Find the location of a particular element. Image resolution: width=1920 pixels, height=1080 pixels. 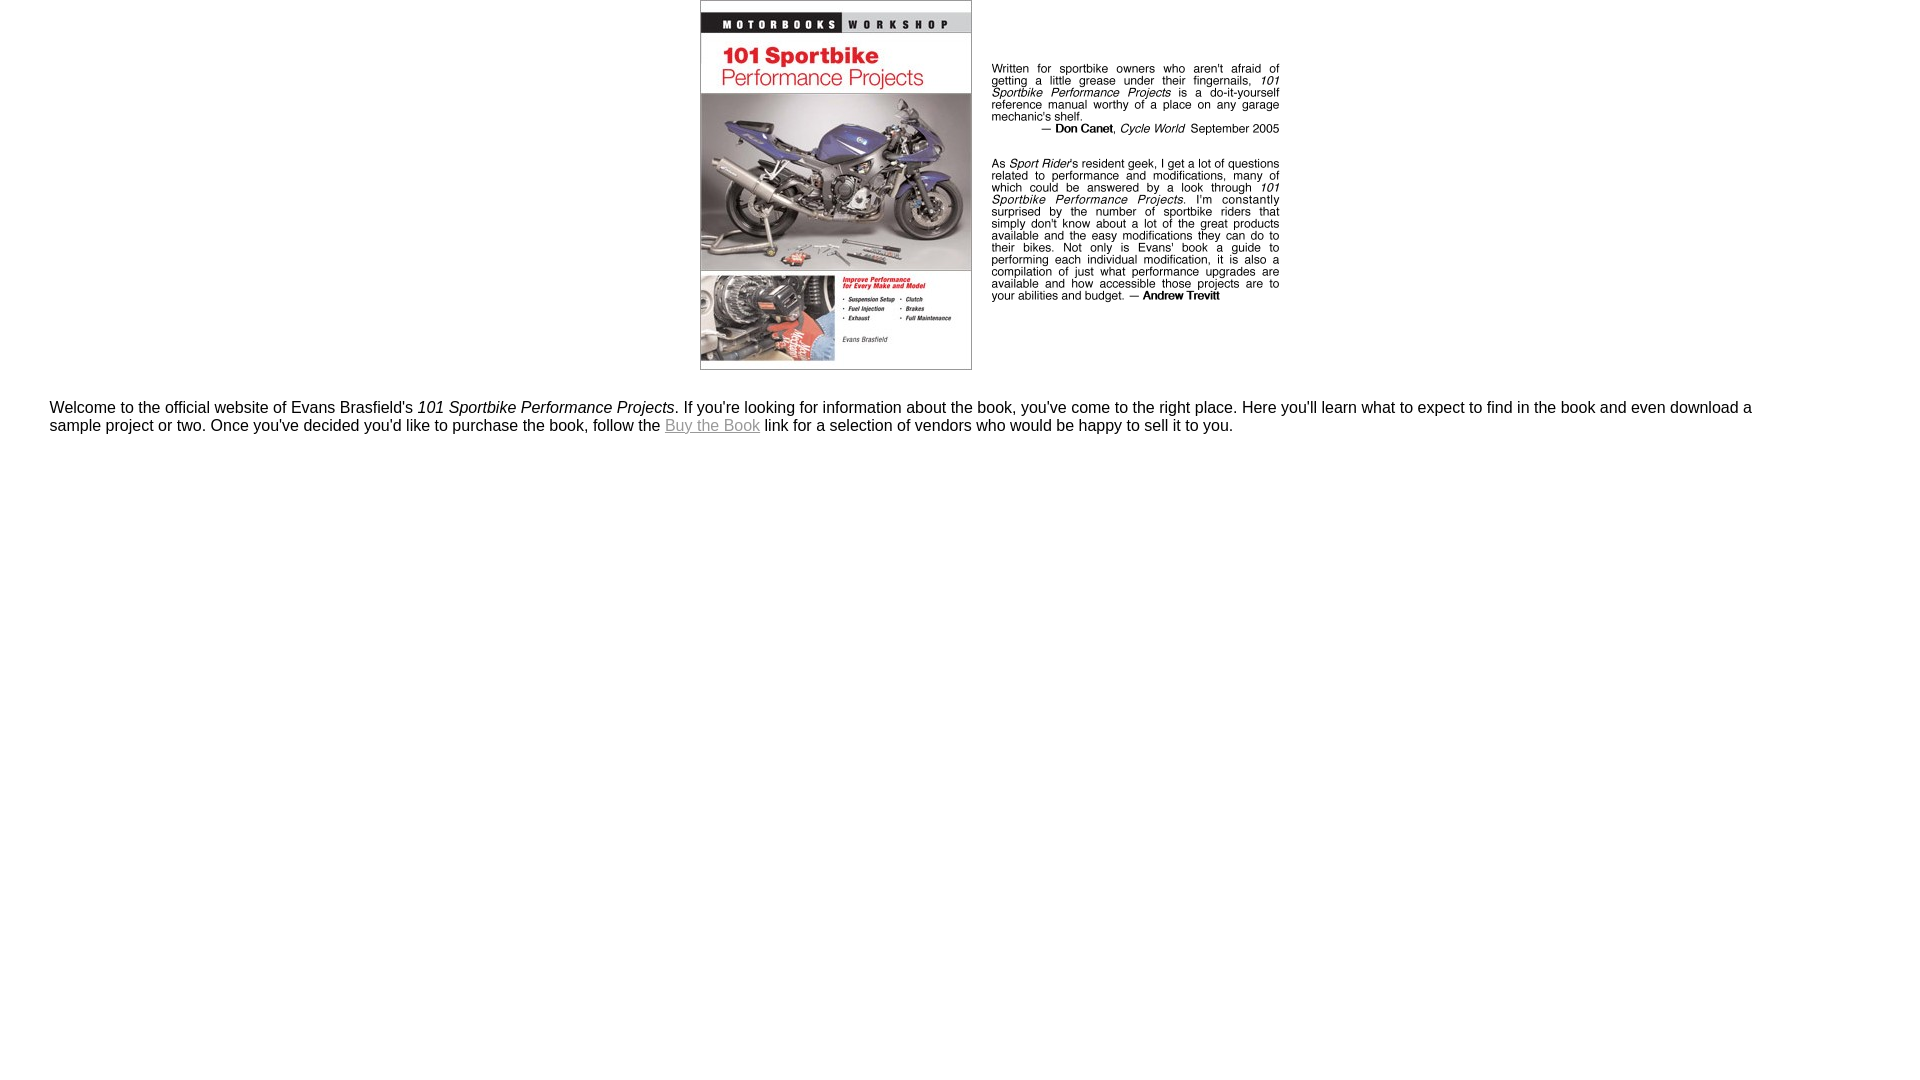

'Buy the Book' is located at coordinates (712, 424).